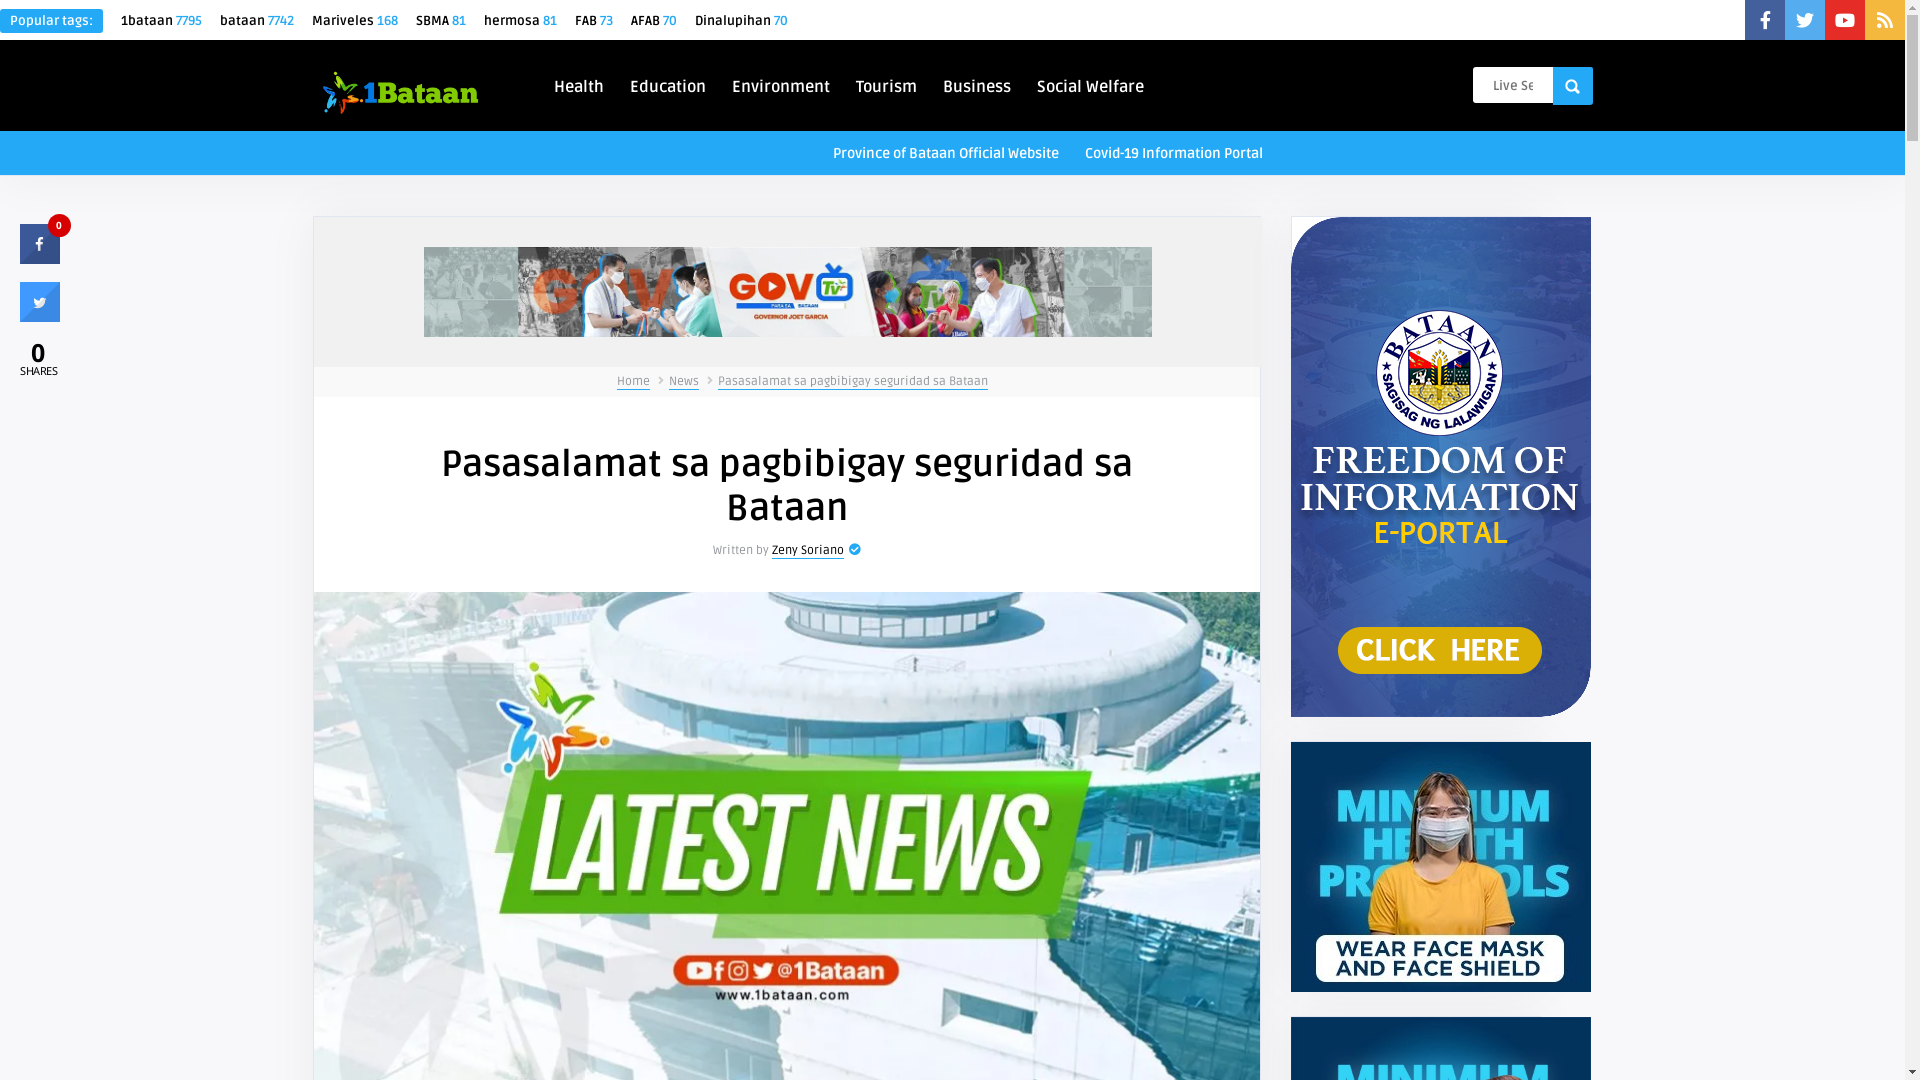  What do you see at coordinates (578, 83) in the screenshot?
I see `'Health'` at bounding box center [578, 83].